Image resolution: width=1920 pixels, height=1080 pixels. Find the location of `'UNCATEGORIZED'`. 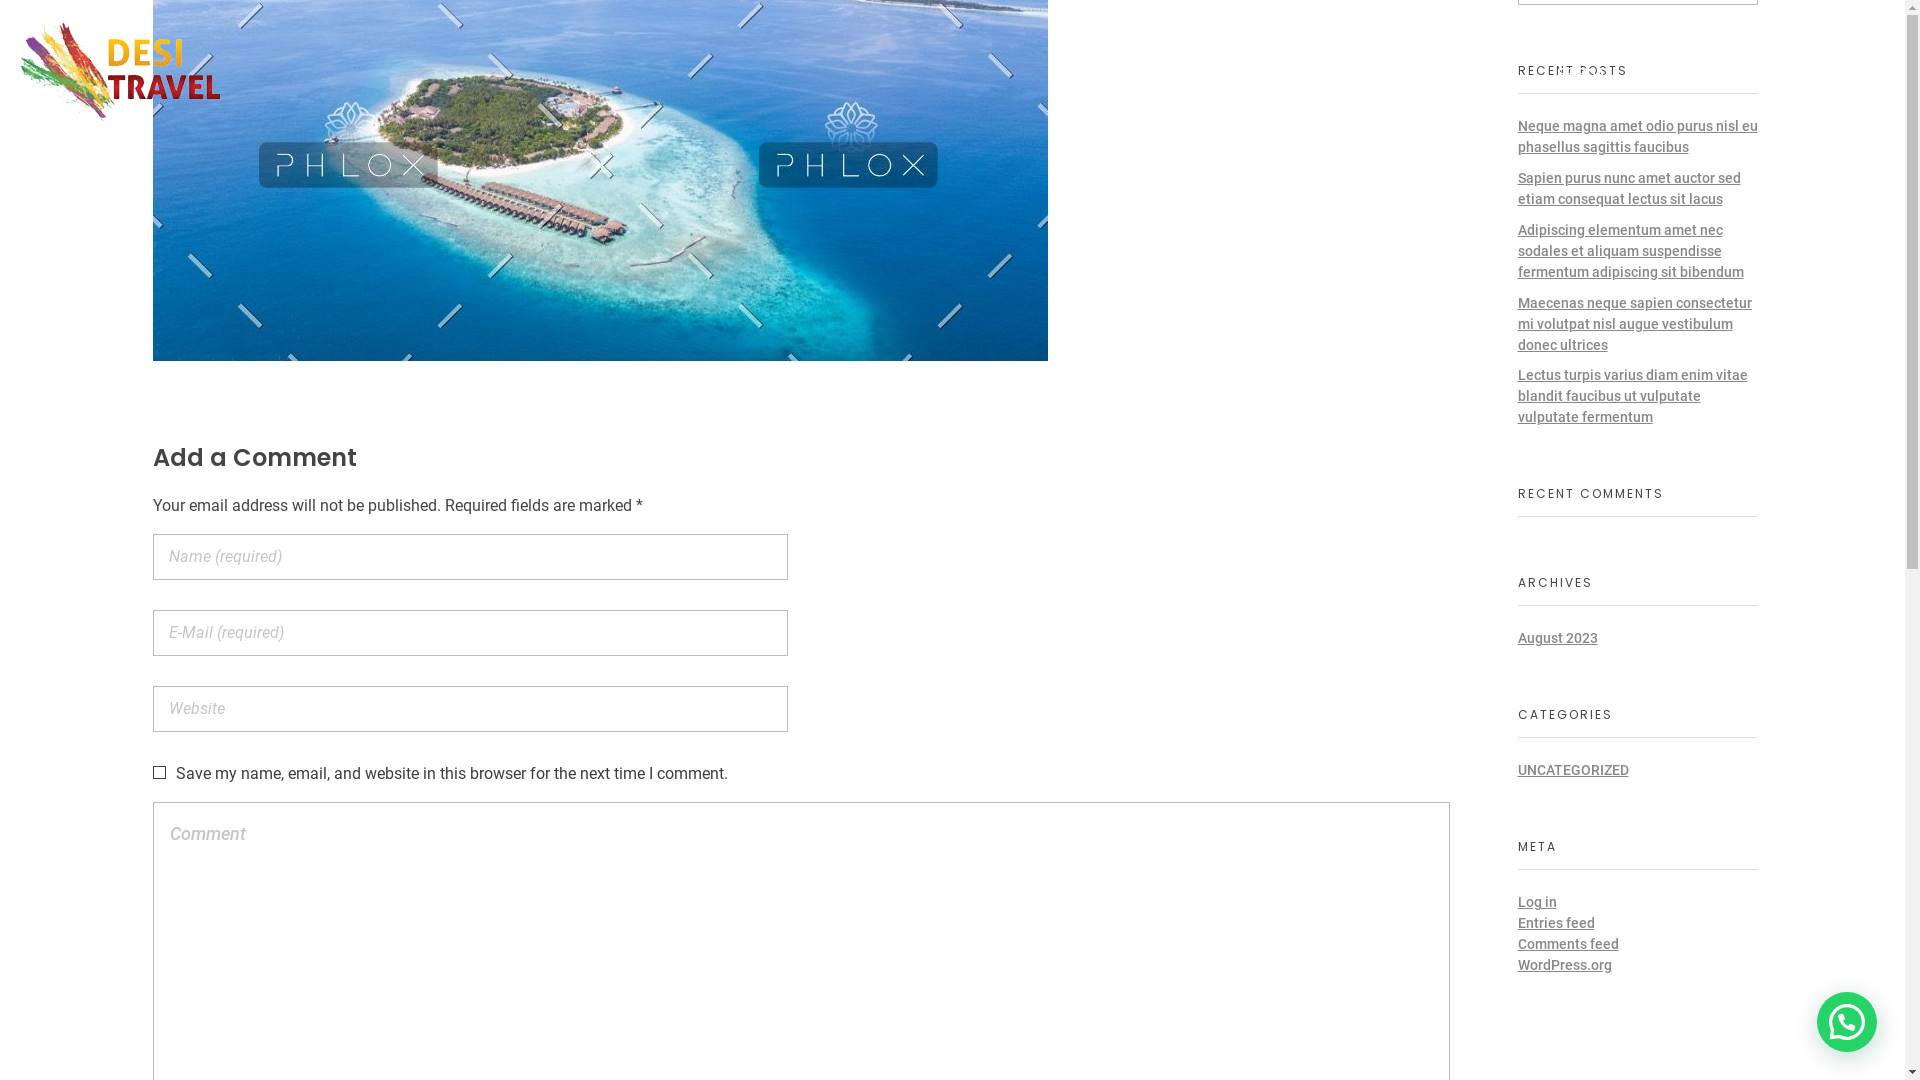

'UNCATEGORIZED' is located at coordinates (1517, 769).